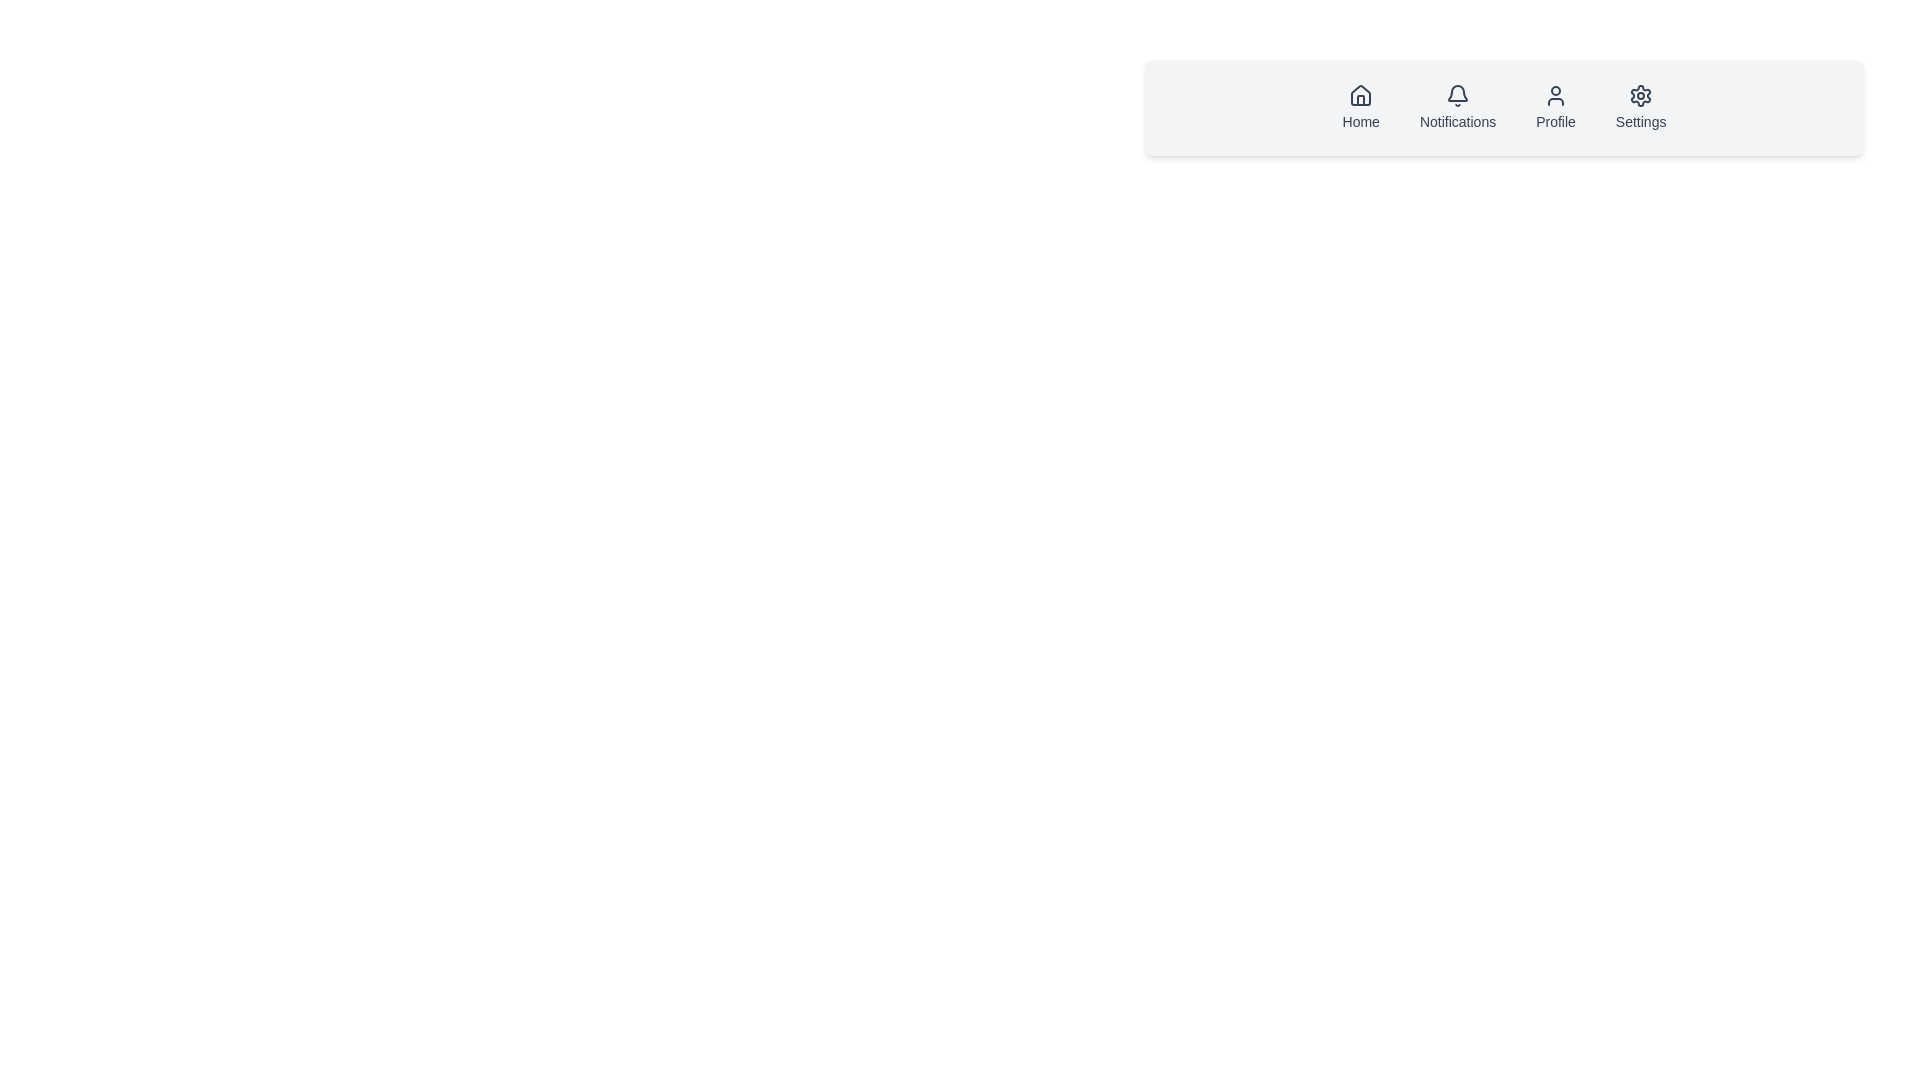  What do you see at coordinates (1641, 108) in the screenshot?
I see `the 'Settings' navigation button, which is the last item in the horizontal list at the top-right of the page, featuring a gear icon and the label 'Settings'` at bounding box center [1641, 108].